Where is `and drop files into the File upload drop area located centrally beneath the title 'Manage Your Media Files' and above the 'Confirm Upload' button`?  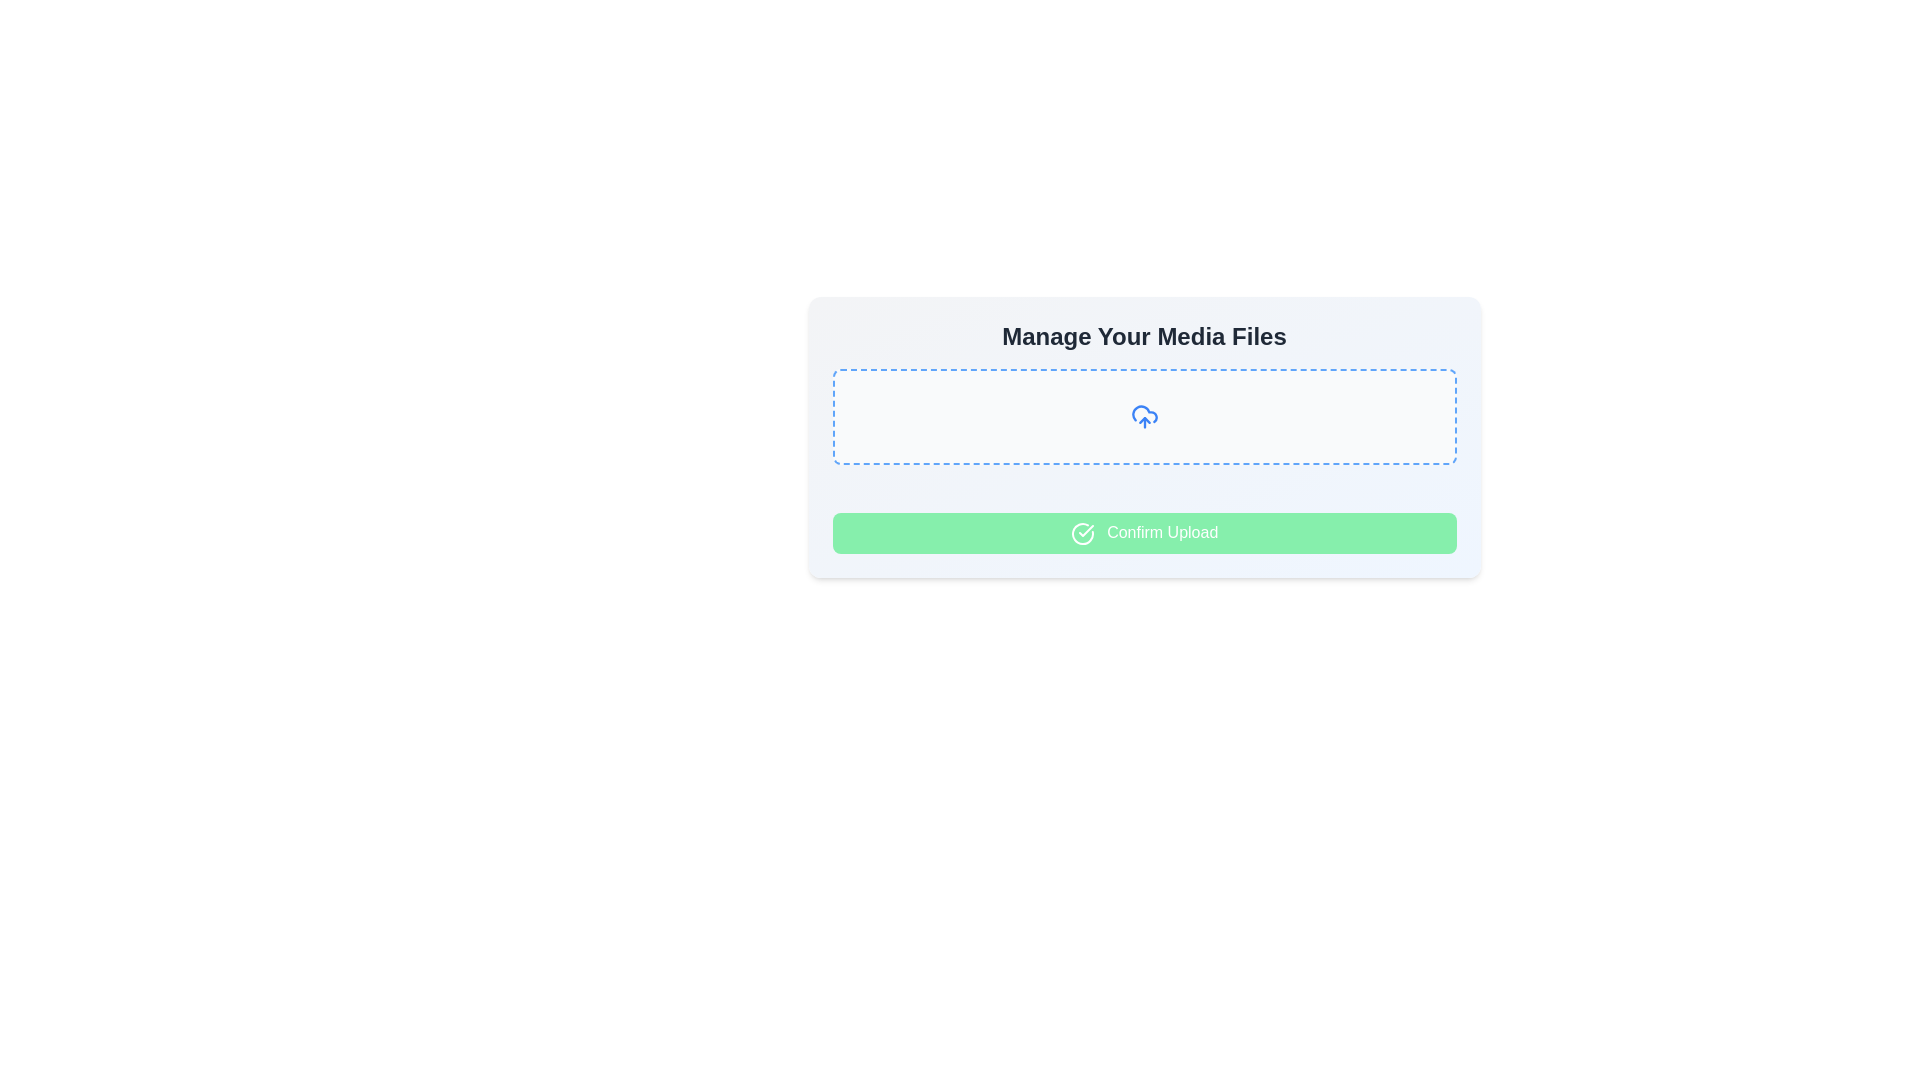 and drop files into the File upload drop area located centrally beneath the title 'Manage Your Media Files' and above the 'Confirm Upload' button is located at coordinates (1144, 415).